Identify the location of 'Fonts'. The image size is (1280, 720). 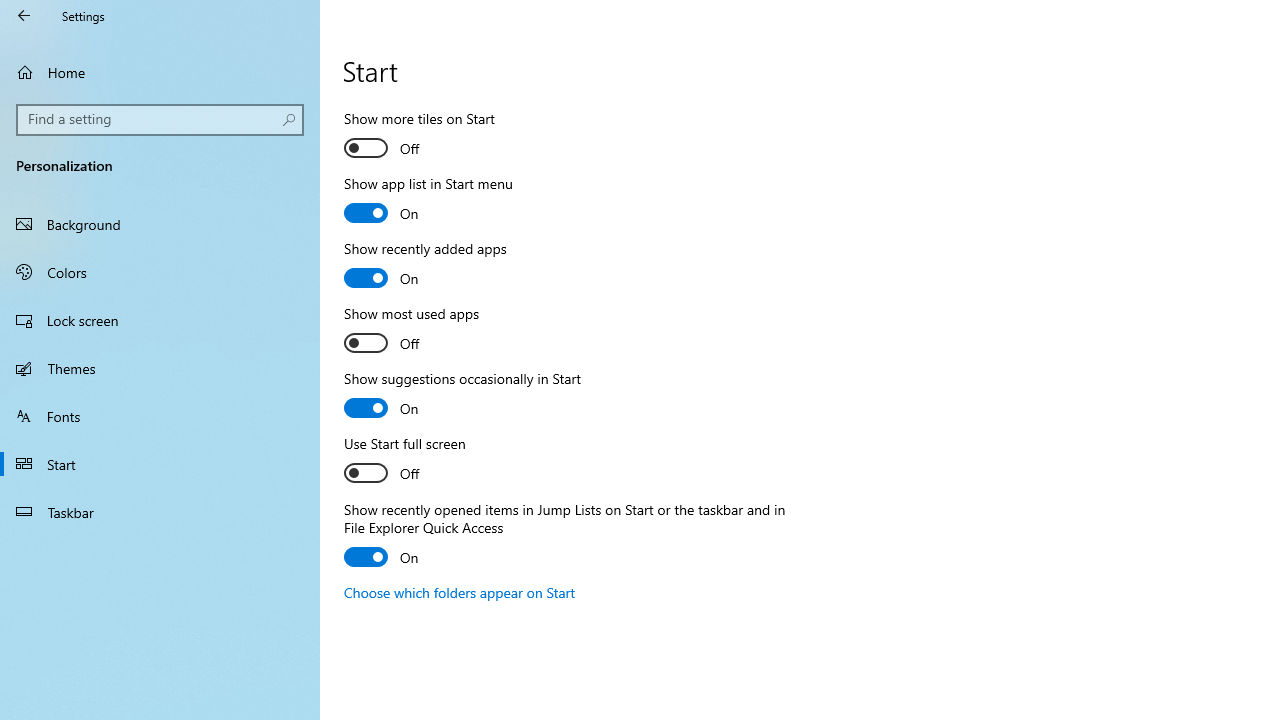
(160, 414).